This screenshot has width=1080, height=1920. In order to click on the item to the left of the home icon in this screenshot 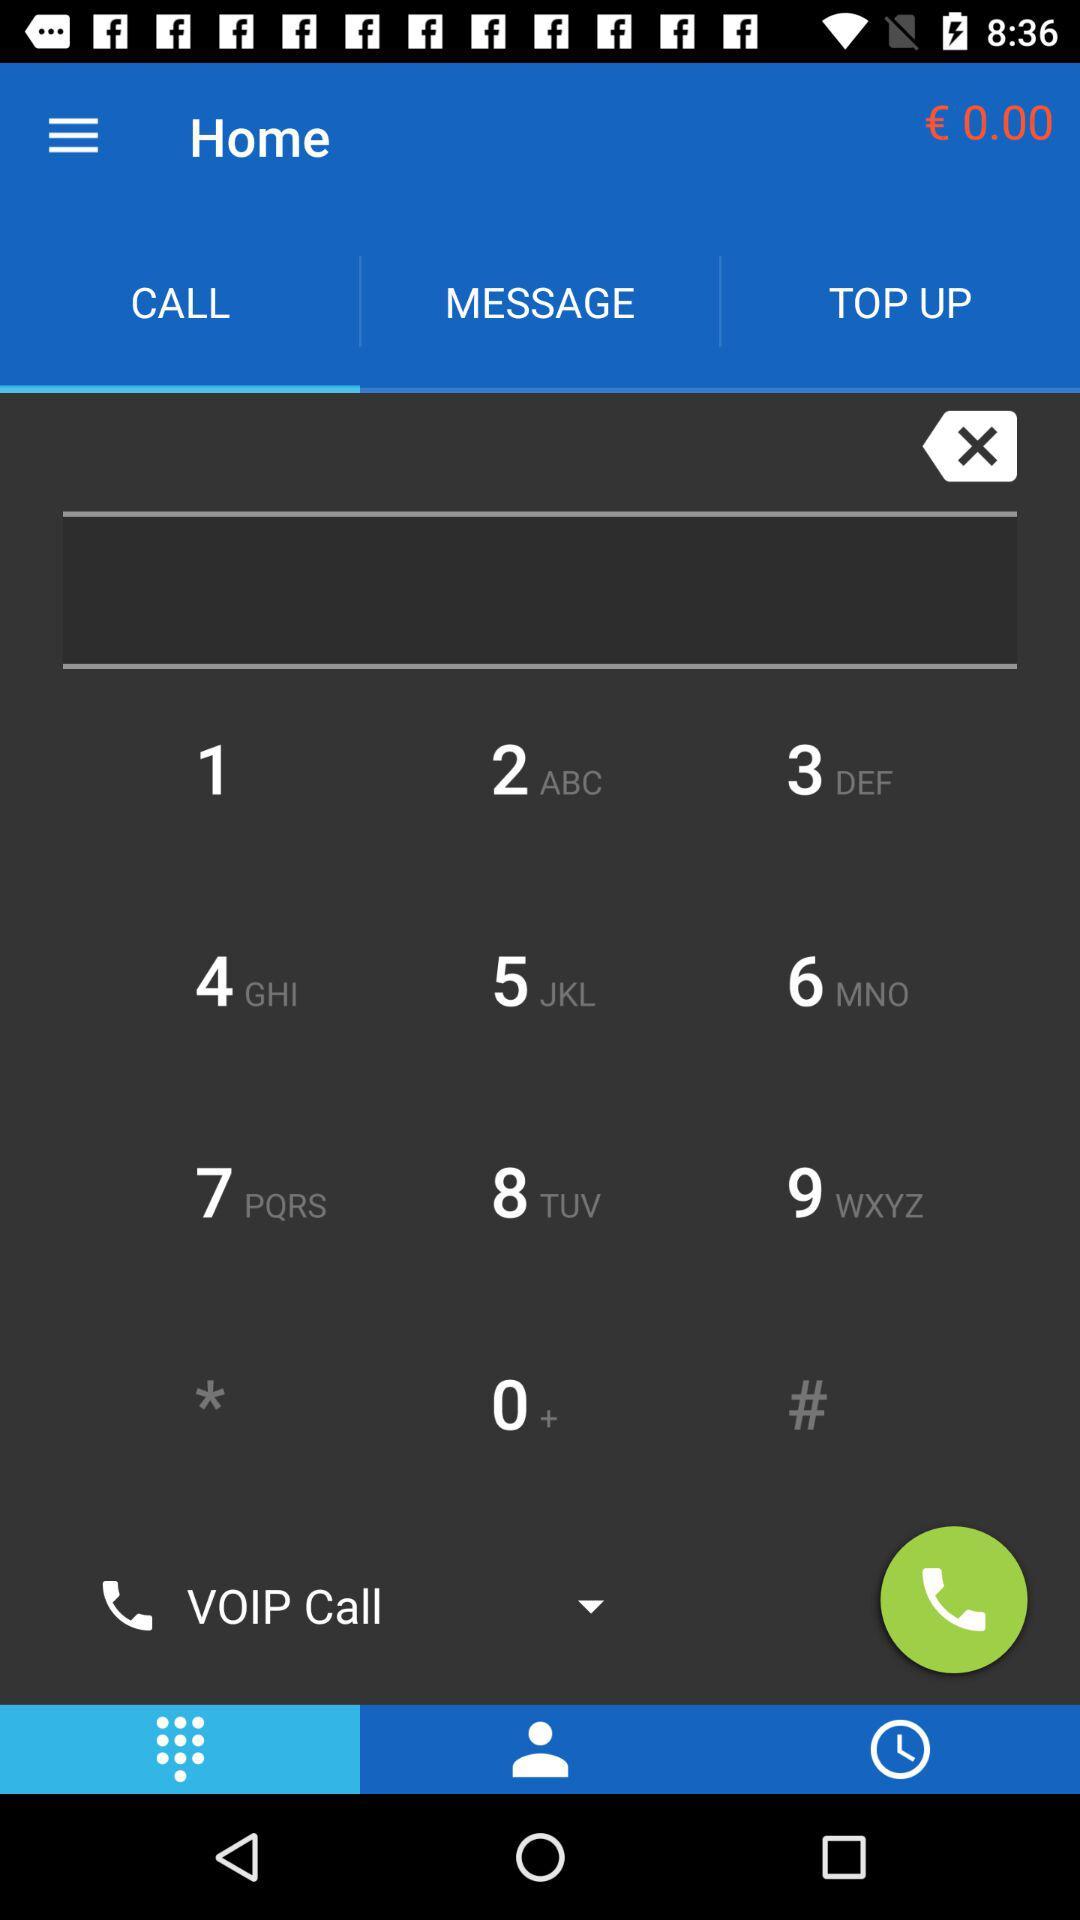, I will do `click(72, 135)`.